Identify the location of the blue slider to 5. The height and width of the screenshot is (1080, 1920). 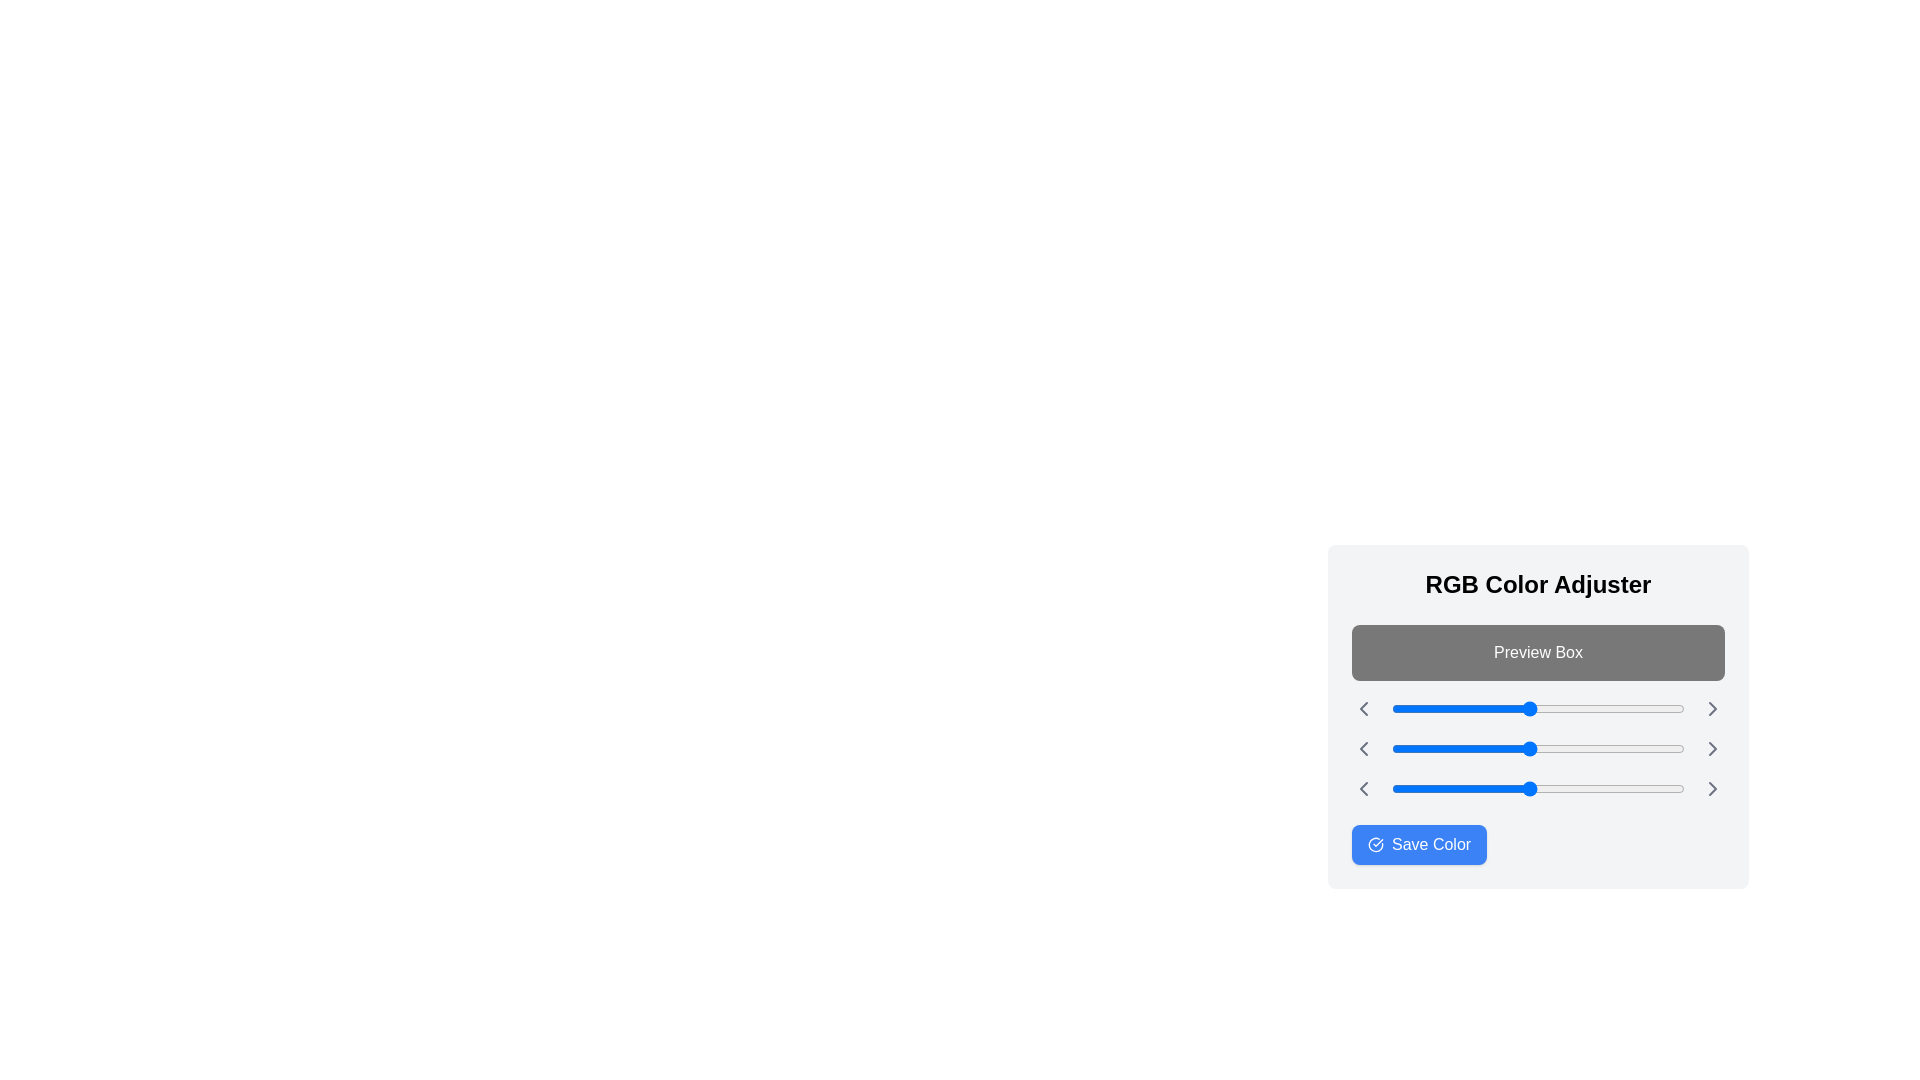
(1396, 788).